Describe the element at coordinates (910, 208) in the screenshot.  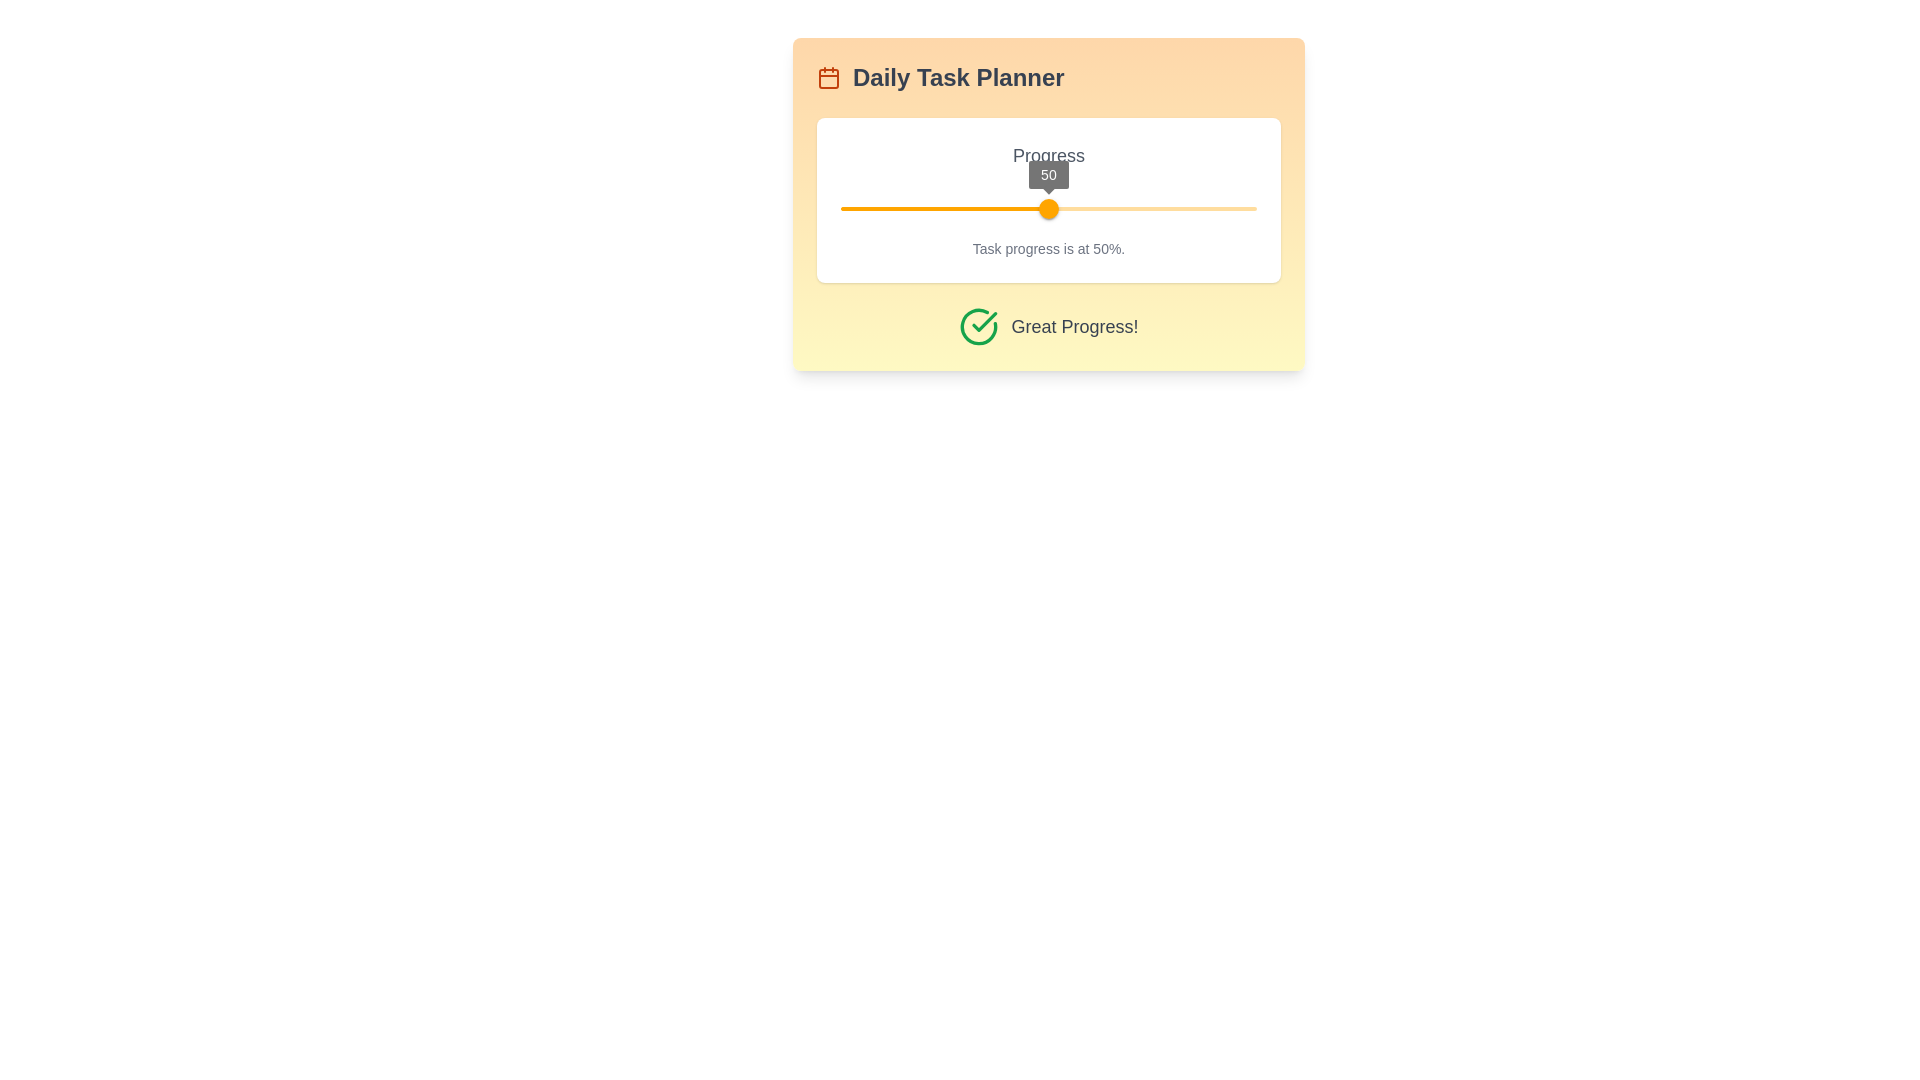
I see `the slider's value` at that location.